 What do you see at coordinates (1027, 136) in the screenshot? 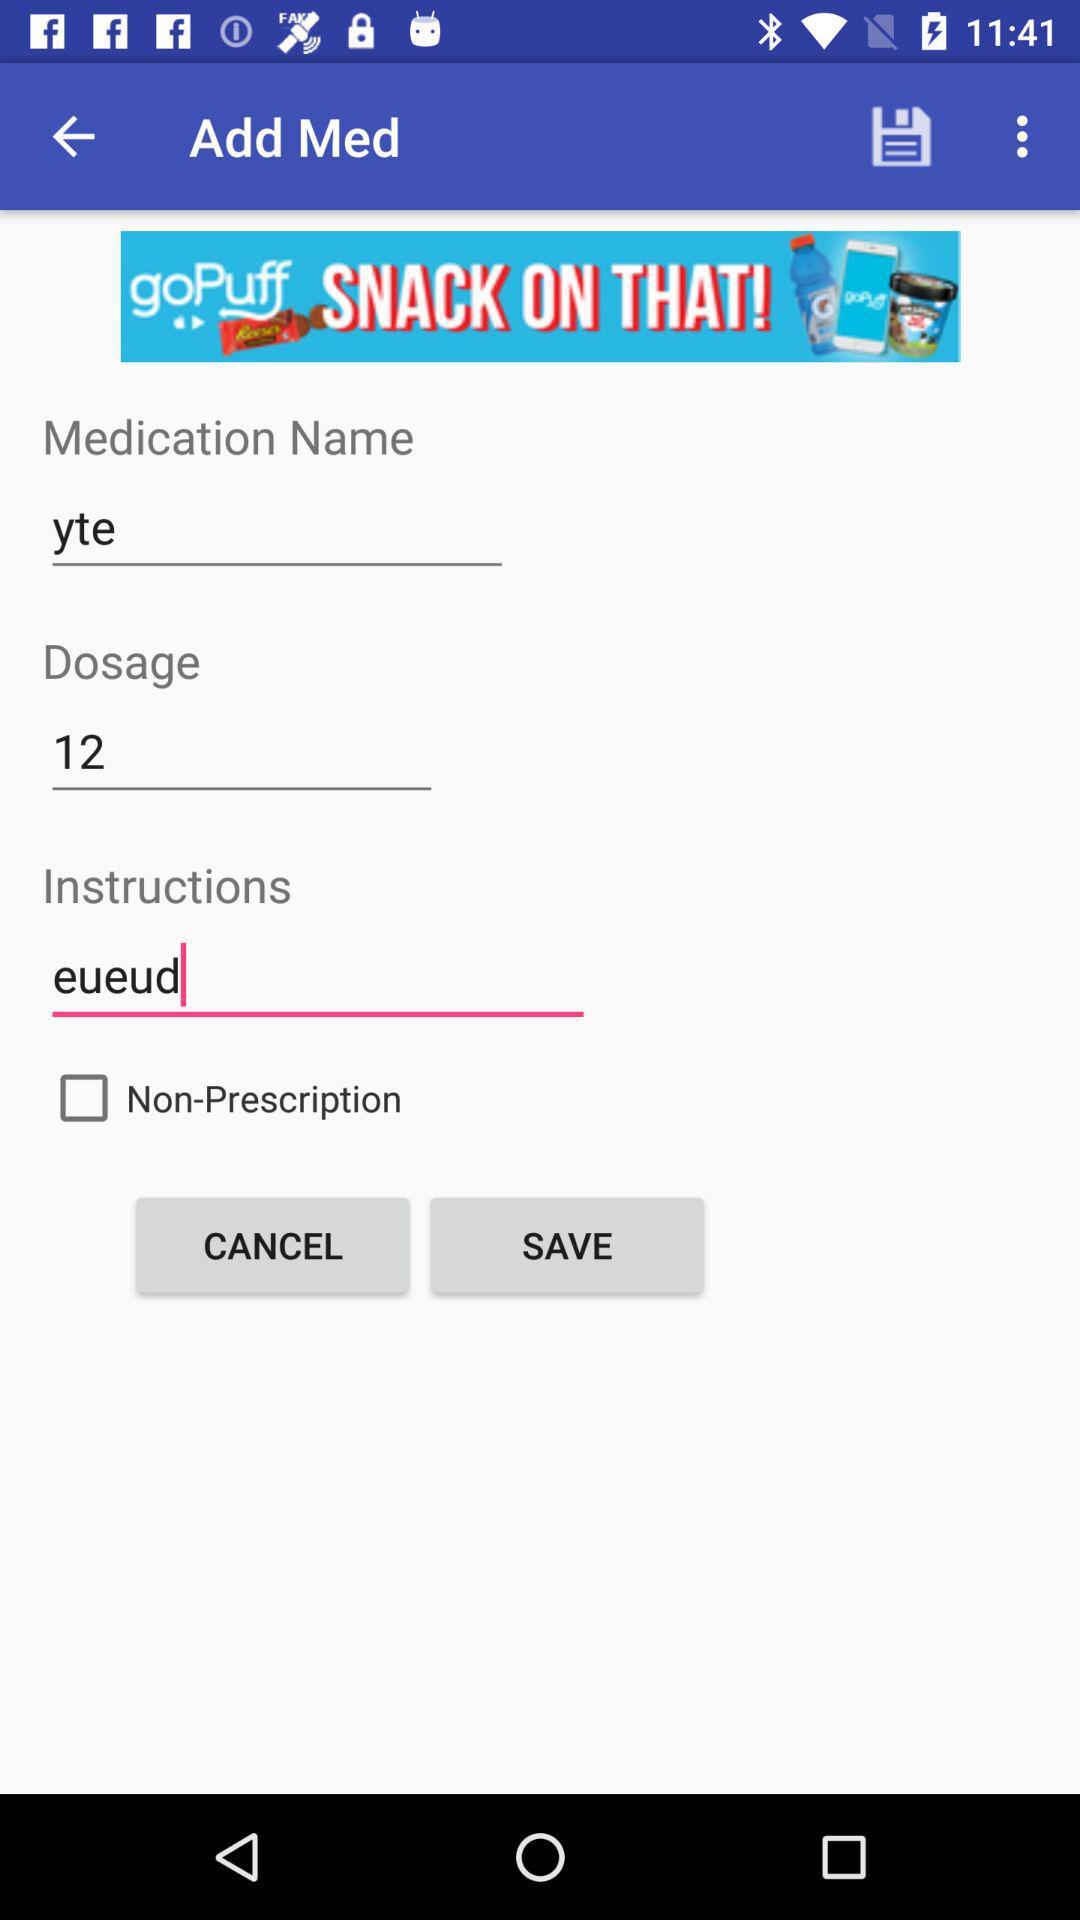
I see `the options icon` at bounding box center [1027, 136].